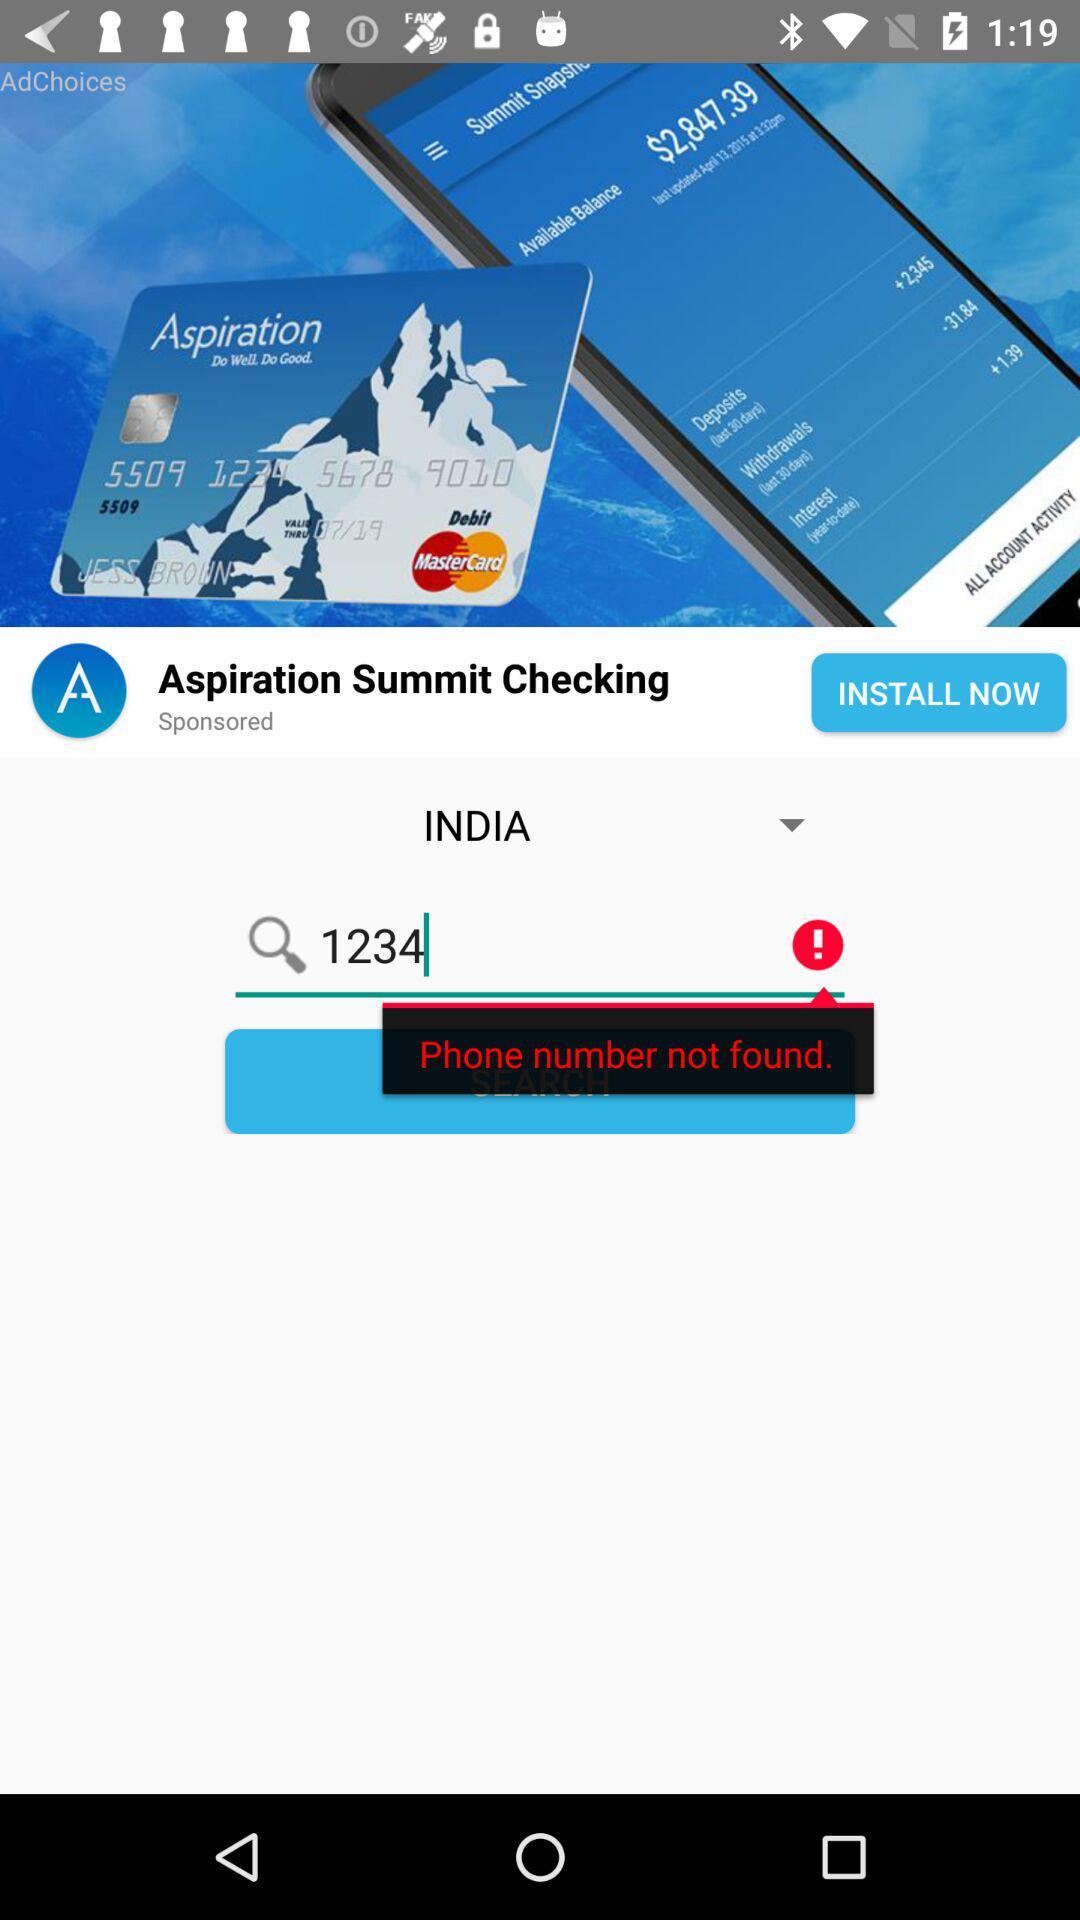 Image resolution: width=1080 pixels, height=1920 pixels. I want to click on the font icon, so click(78, 692).